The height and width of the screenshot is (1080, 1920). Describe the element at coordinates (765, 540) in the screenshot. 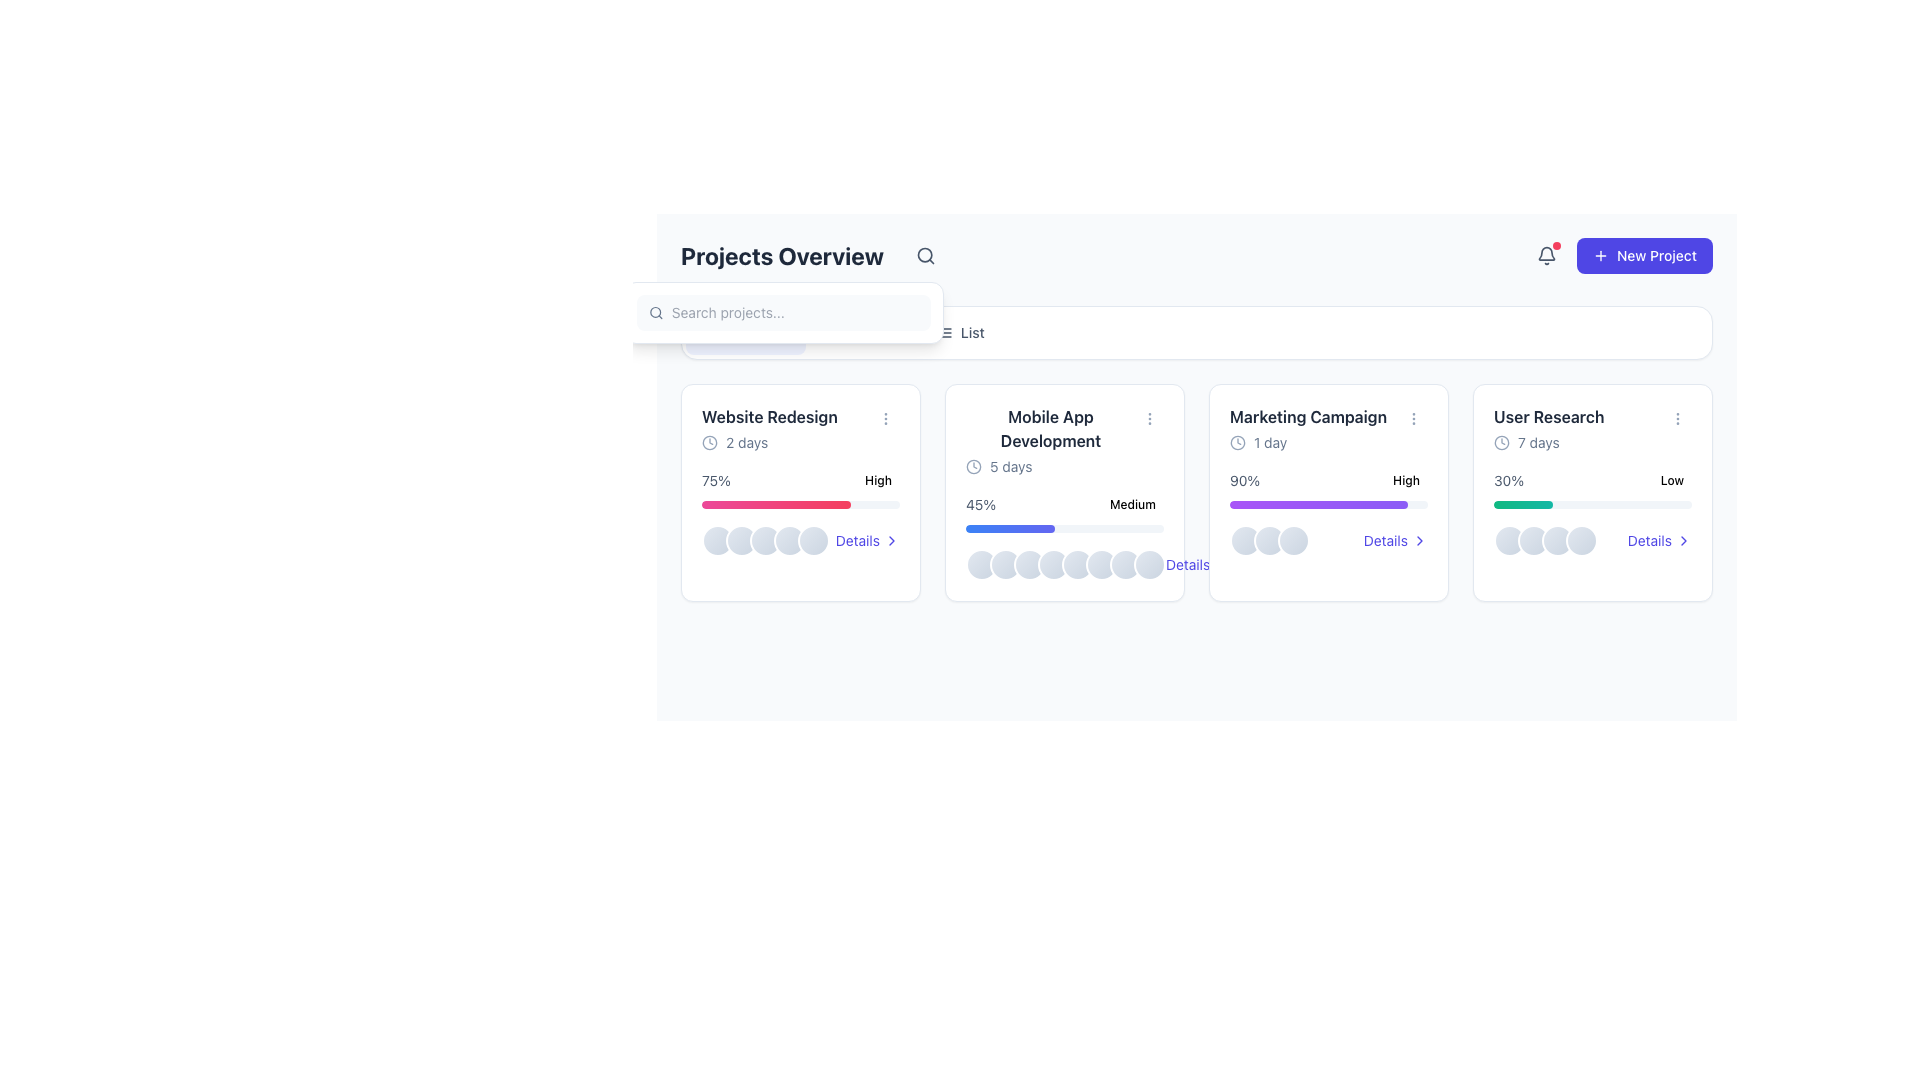

I see `the group of interactive rounded avatar placeholders, which are five circular shapes with a gradient background and white borders, located in the bottom section of the 'Website Redesign' card in the 'Projects Overview' interface` at that location.